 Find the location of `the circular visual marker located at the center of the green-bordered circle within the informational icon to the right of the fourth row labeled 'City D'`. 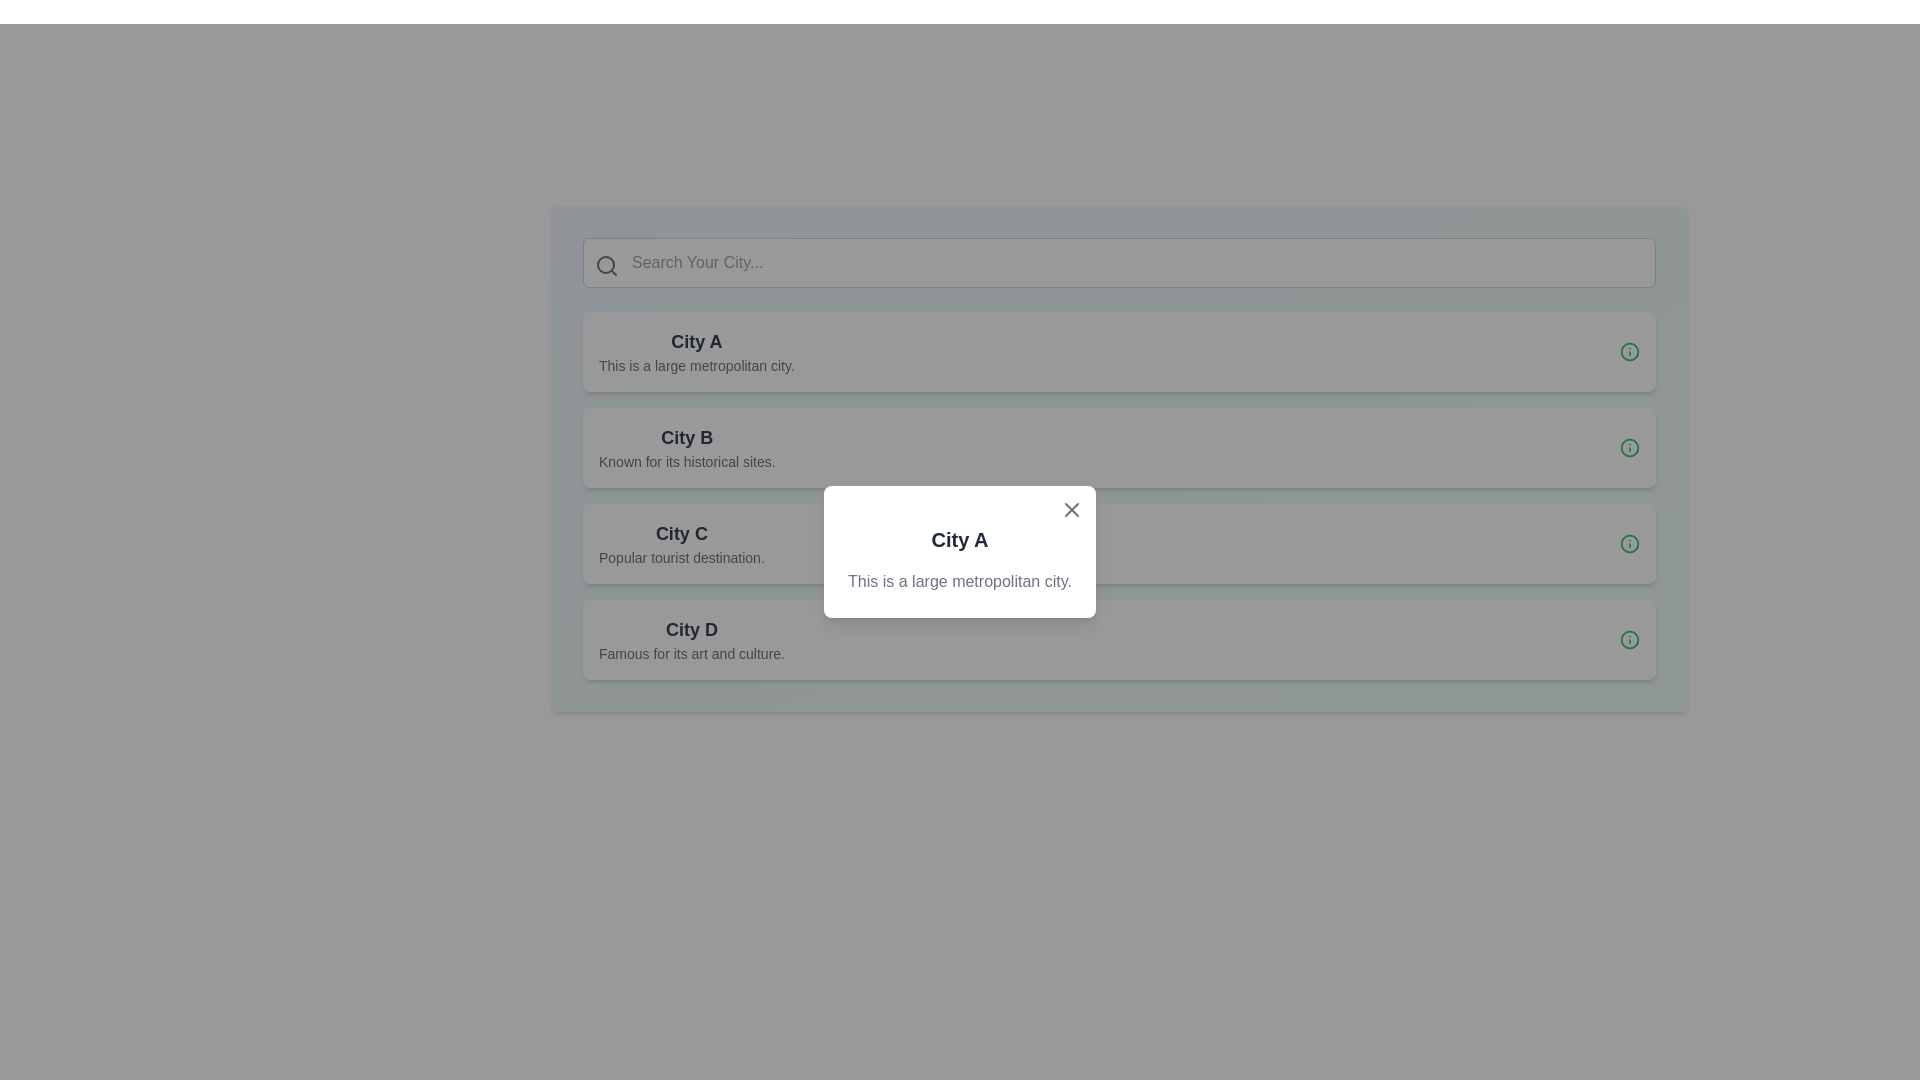

the circular visual marker located at the center of the green-bordered circle within the informational icon to the right of the fourth row labeled 'City D' is located at coordinates (1630, 543).